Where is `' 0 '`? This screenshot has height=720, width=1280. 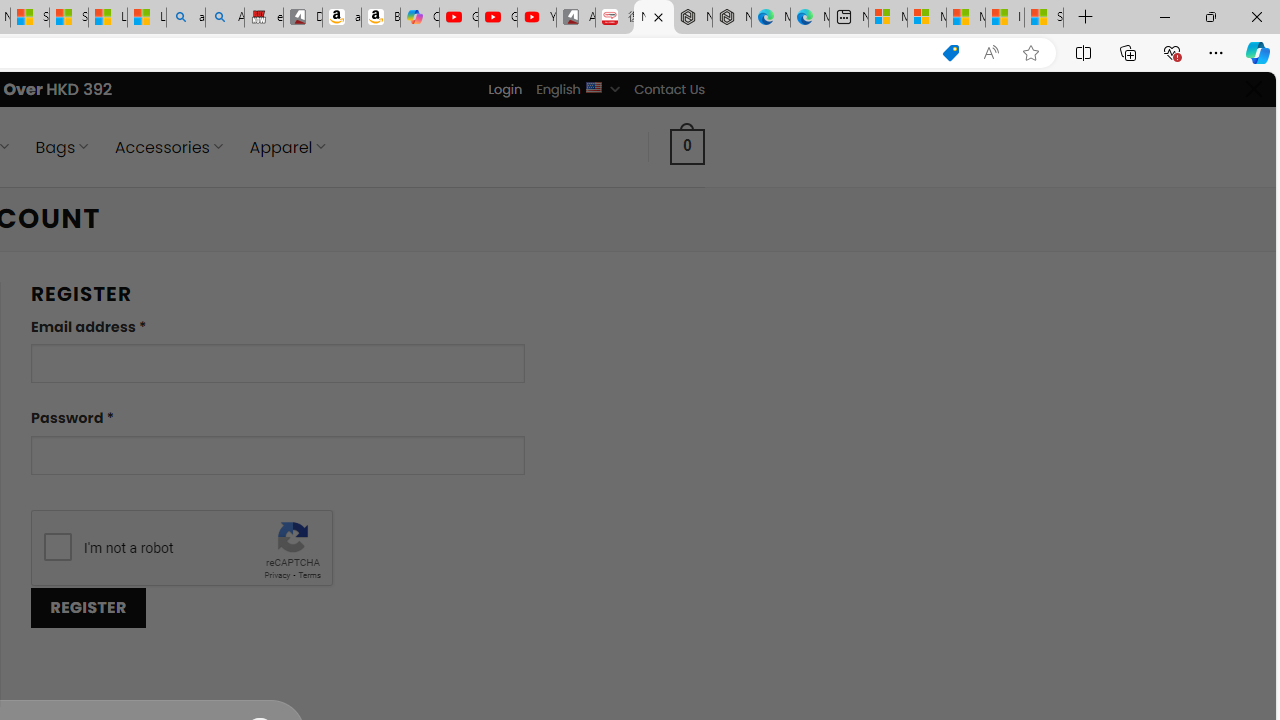 ' 0 ' is located at coordinates (688, 145).